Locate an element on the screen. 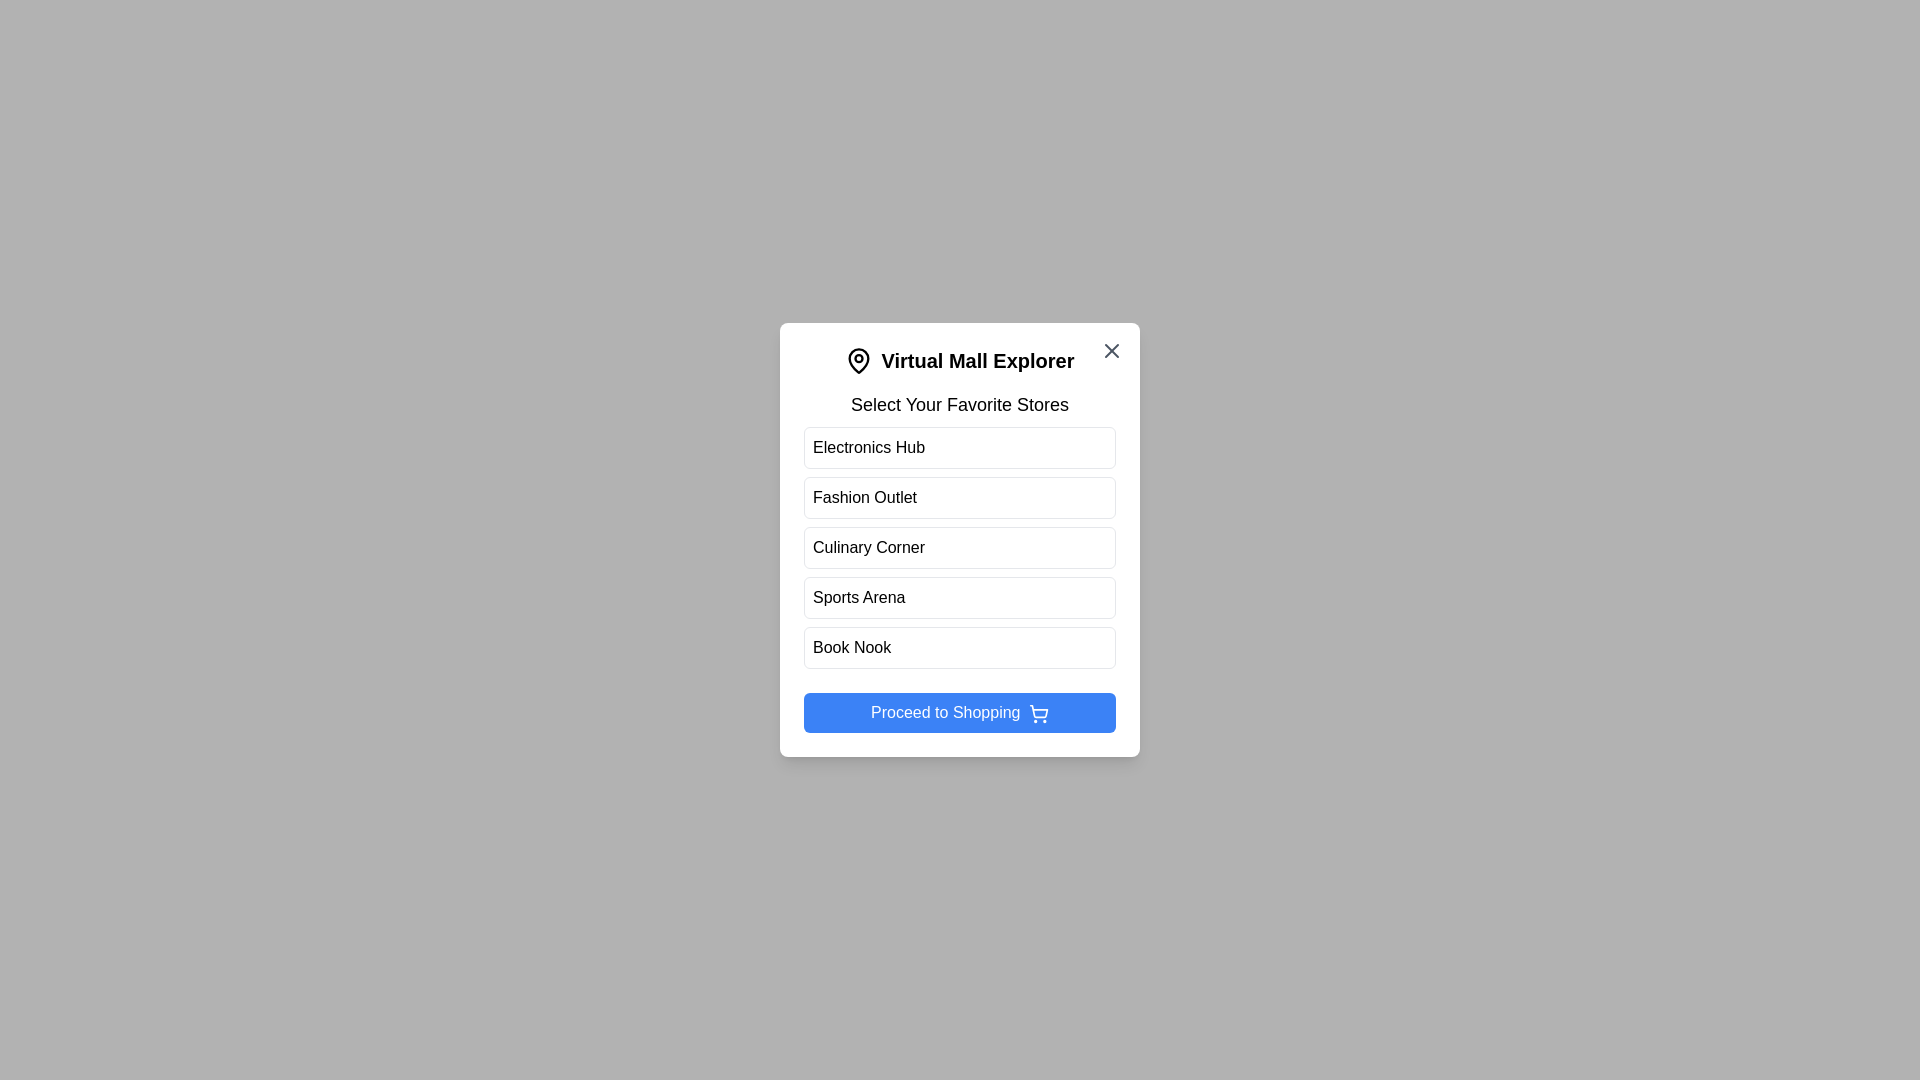 This screenshot has width=1920, height=1080. the text label of the third option in the list for 'Culinary Corner' under 'Select Your Favorite Stores' is located at coordinates (868, 547).